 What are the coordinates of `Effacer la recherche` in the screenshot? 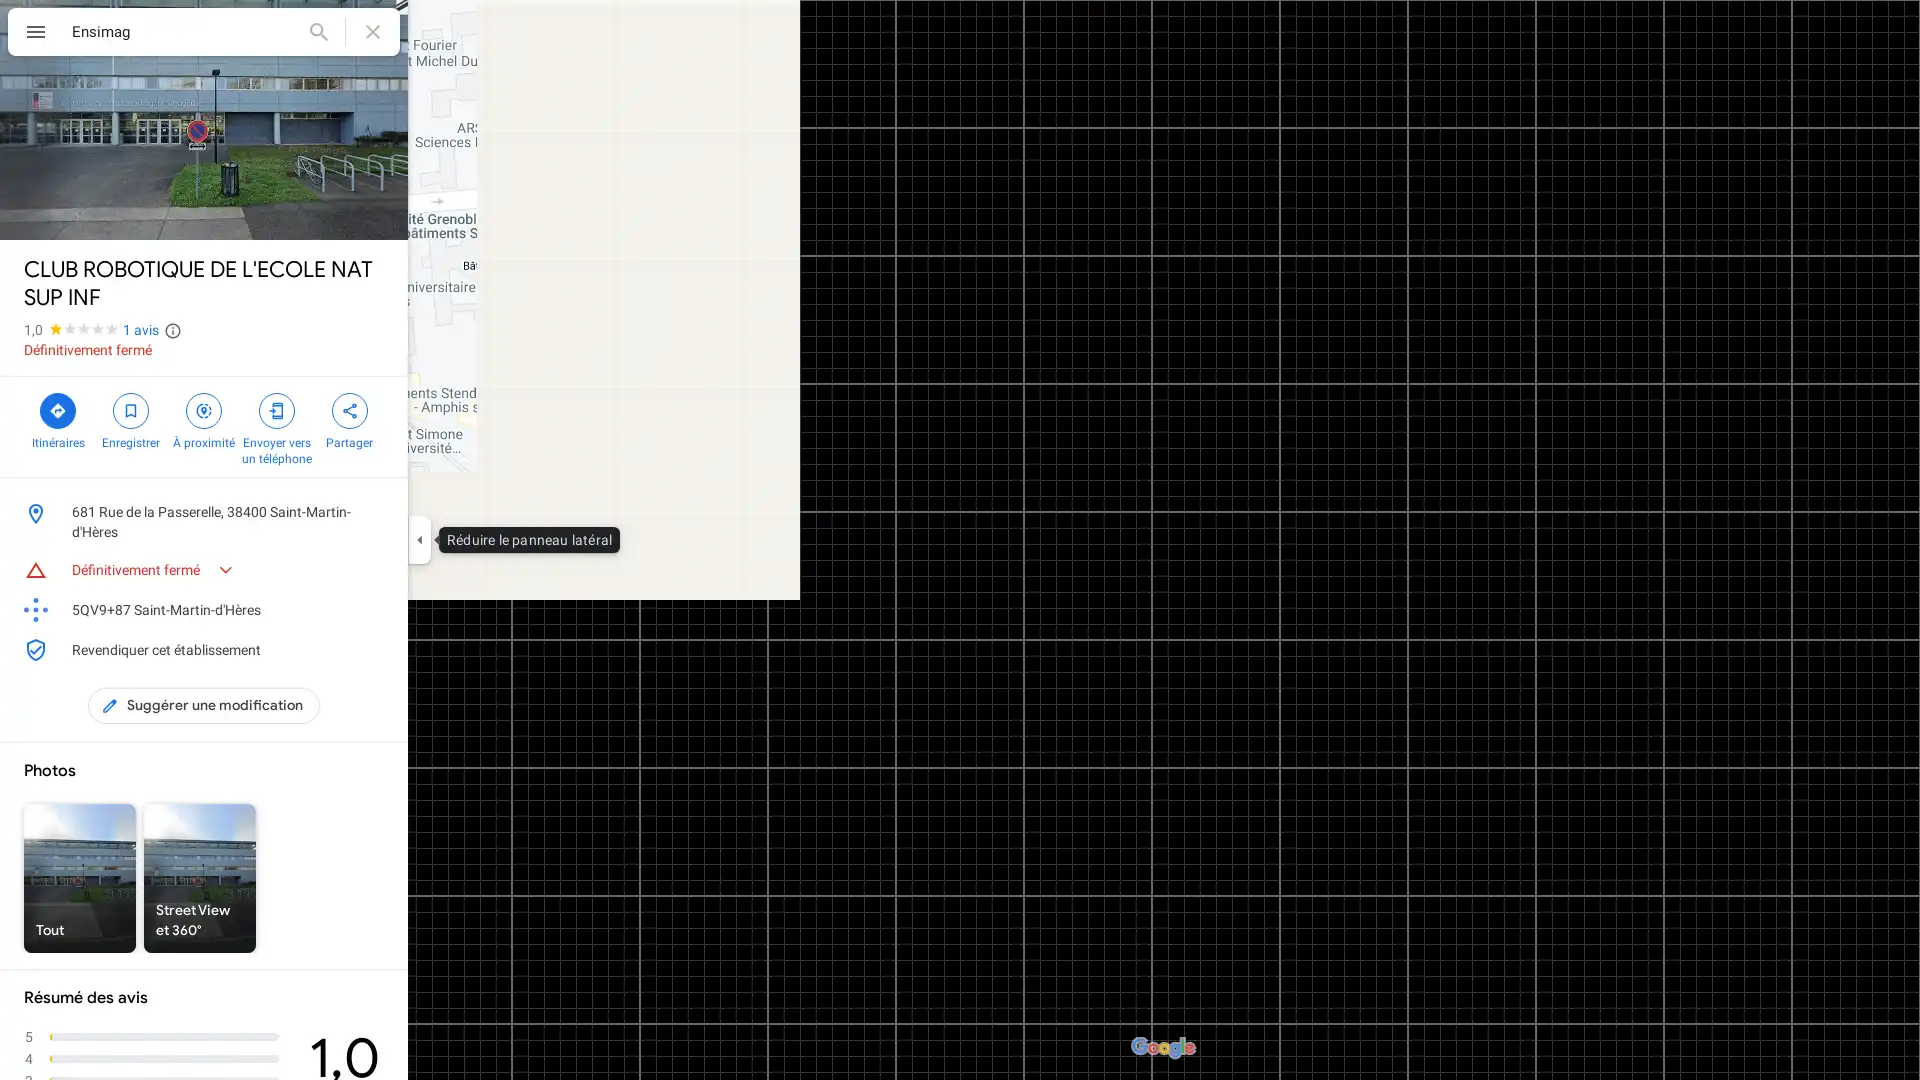 It's located at (373, 31).